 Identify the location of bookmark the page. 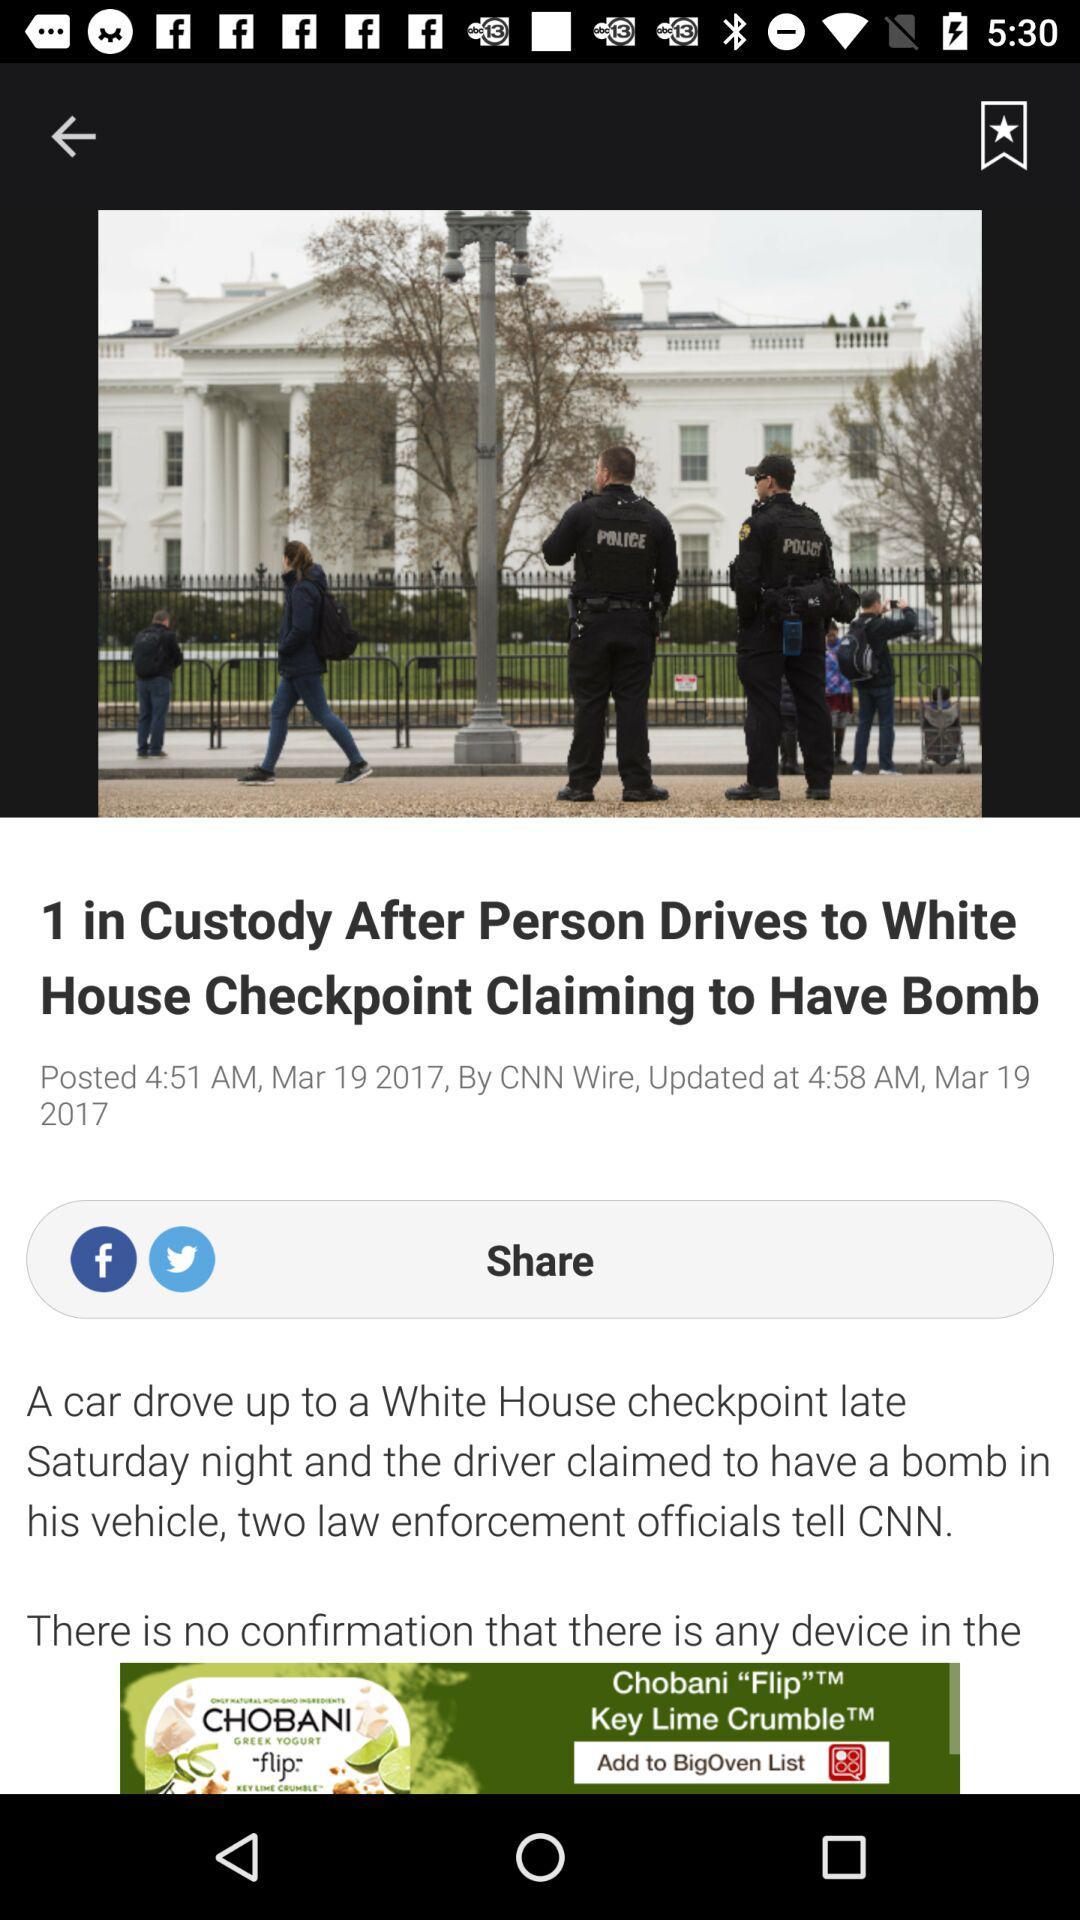
(1004, 135).